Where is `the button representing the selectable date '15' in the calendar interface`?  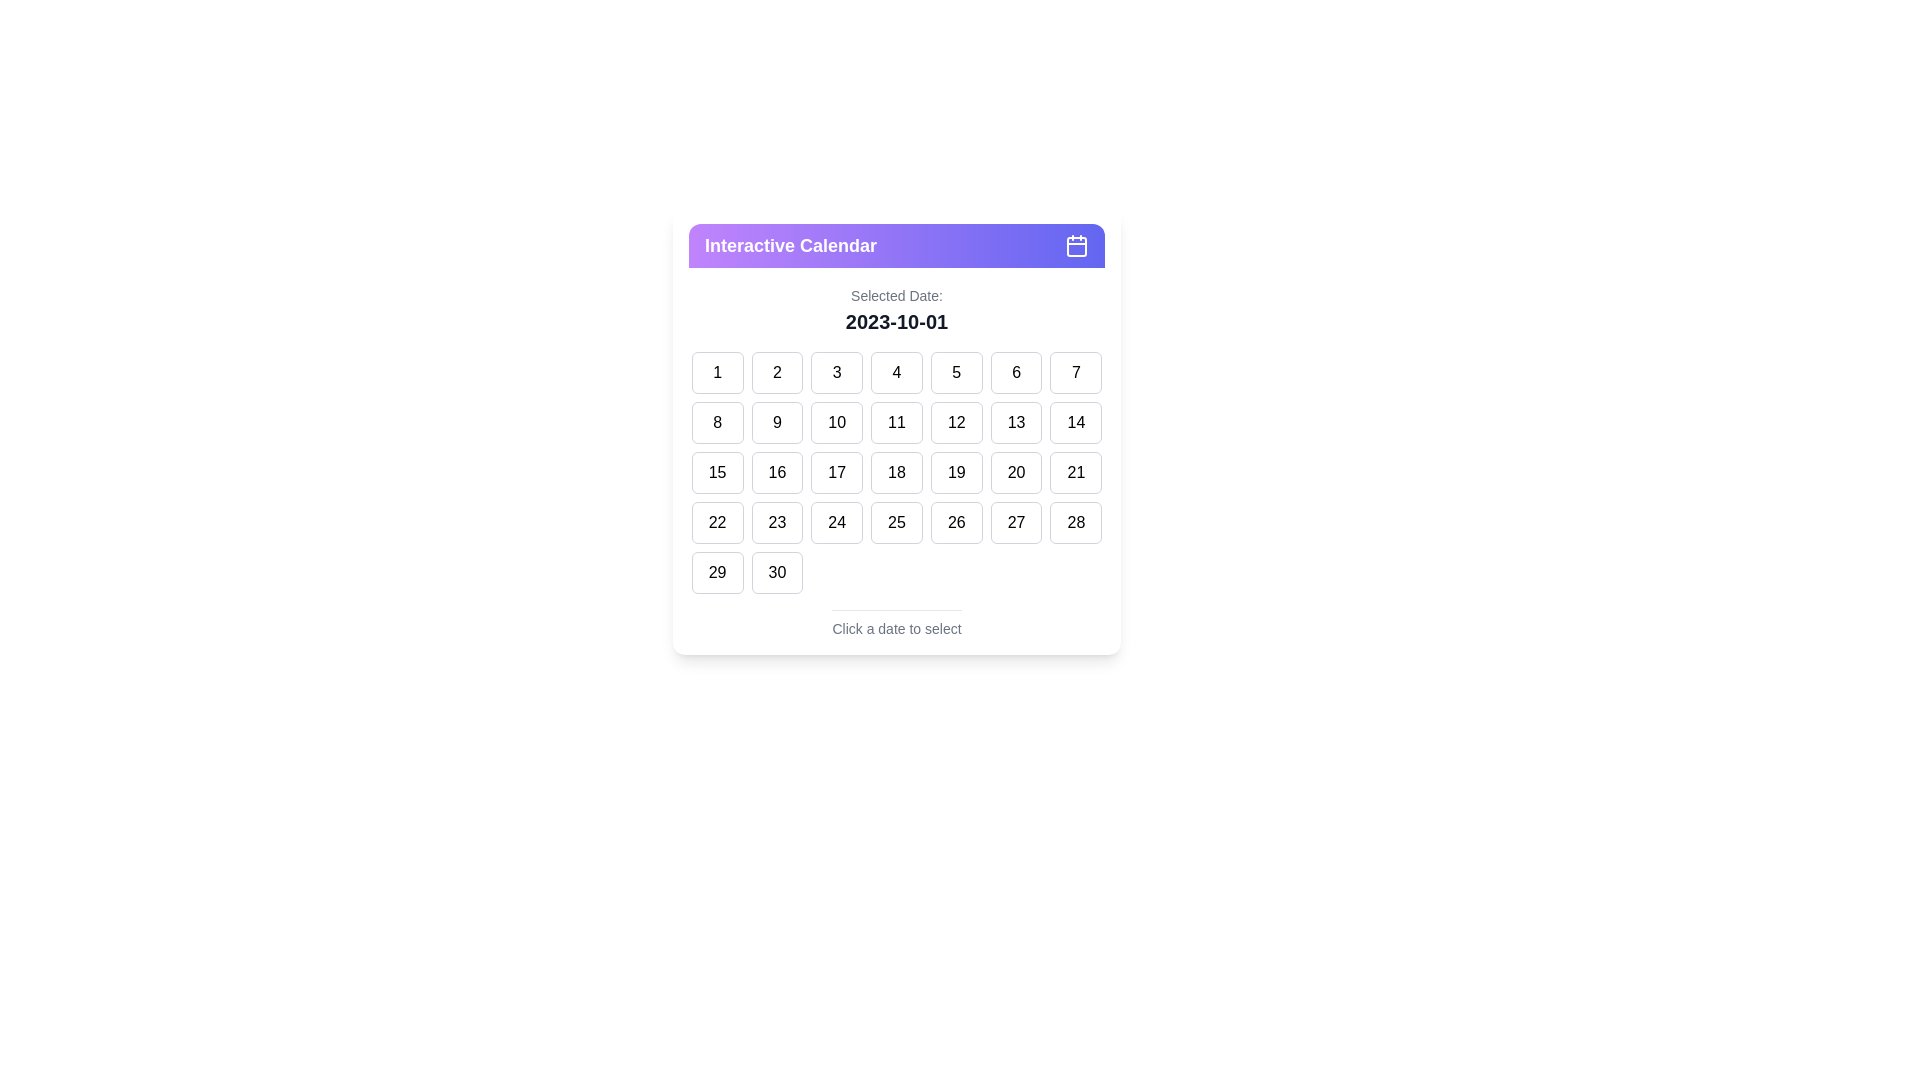
the button representing the selectable date '15' in the calendar interface is located at coordinates (717, 473).